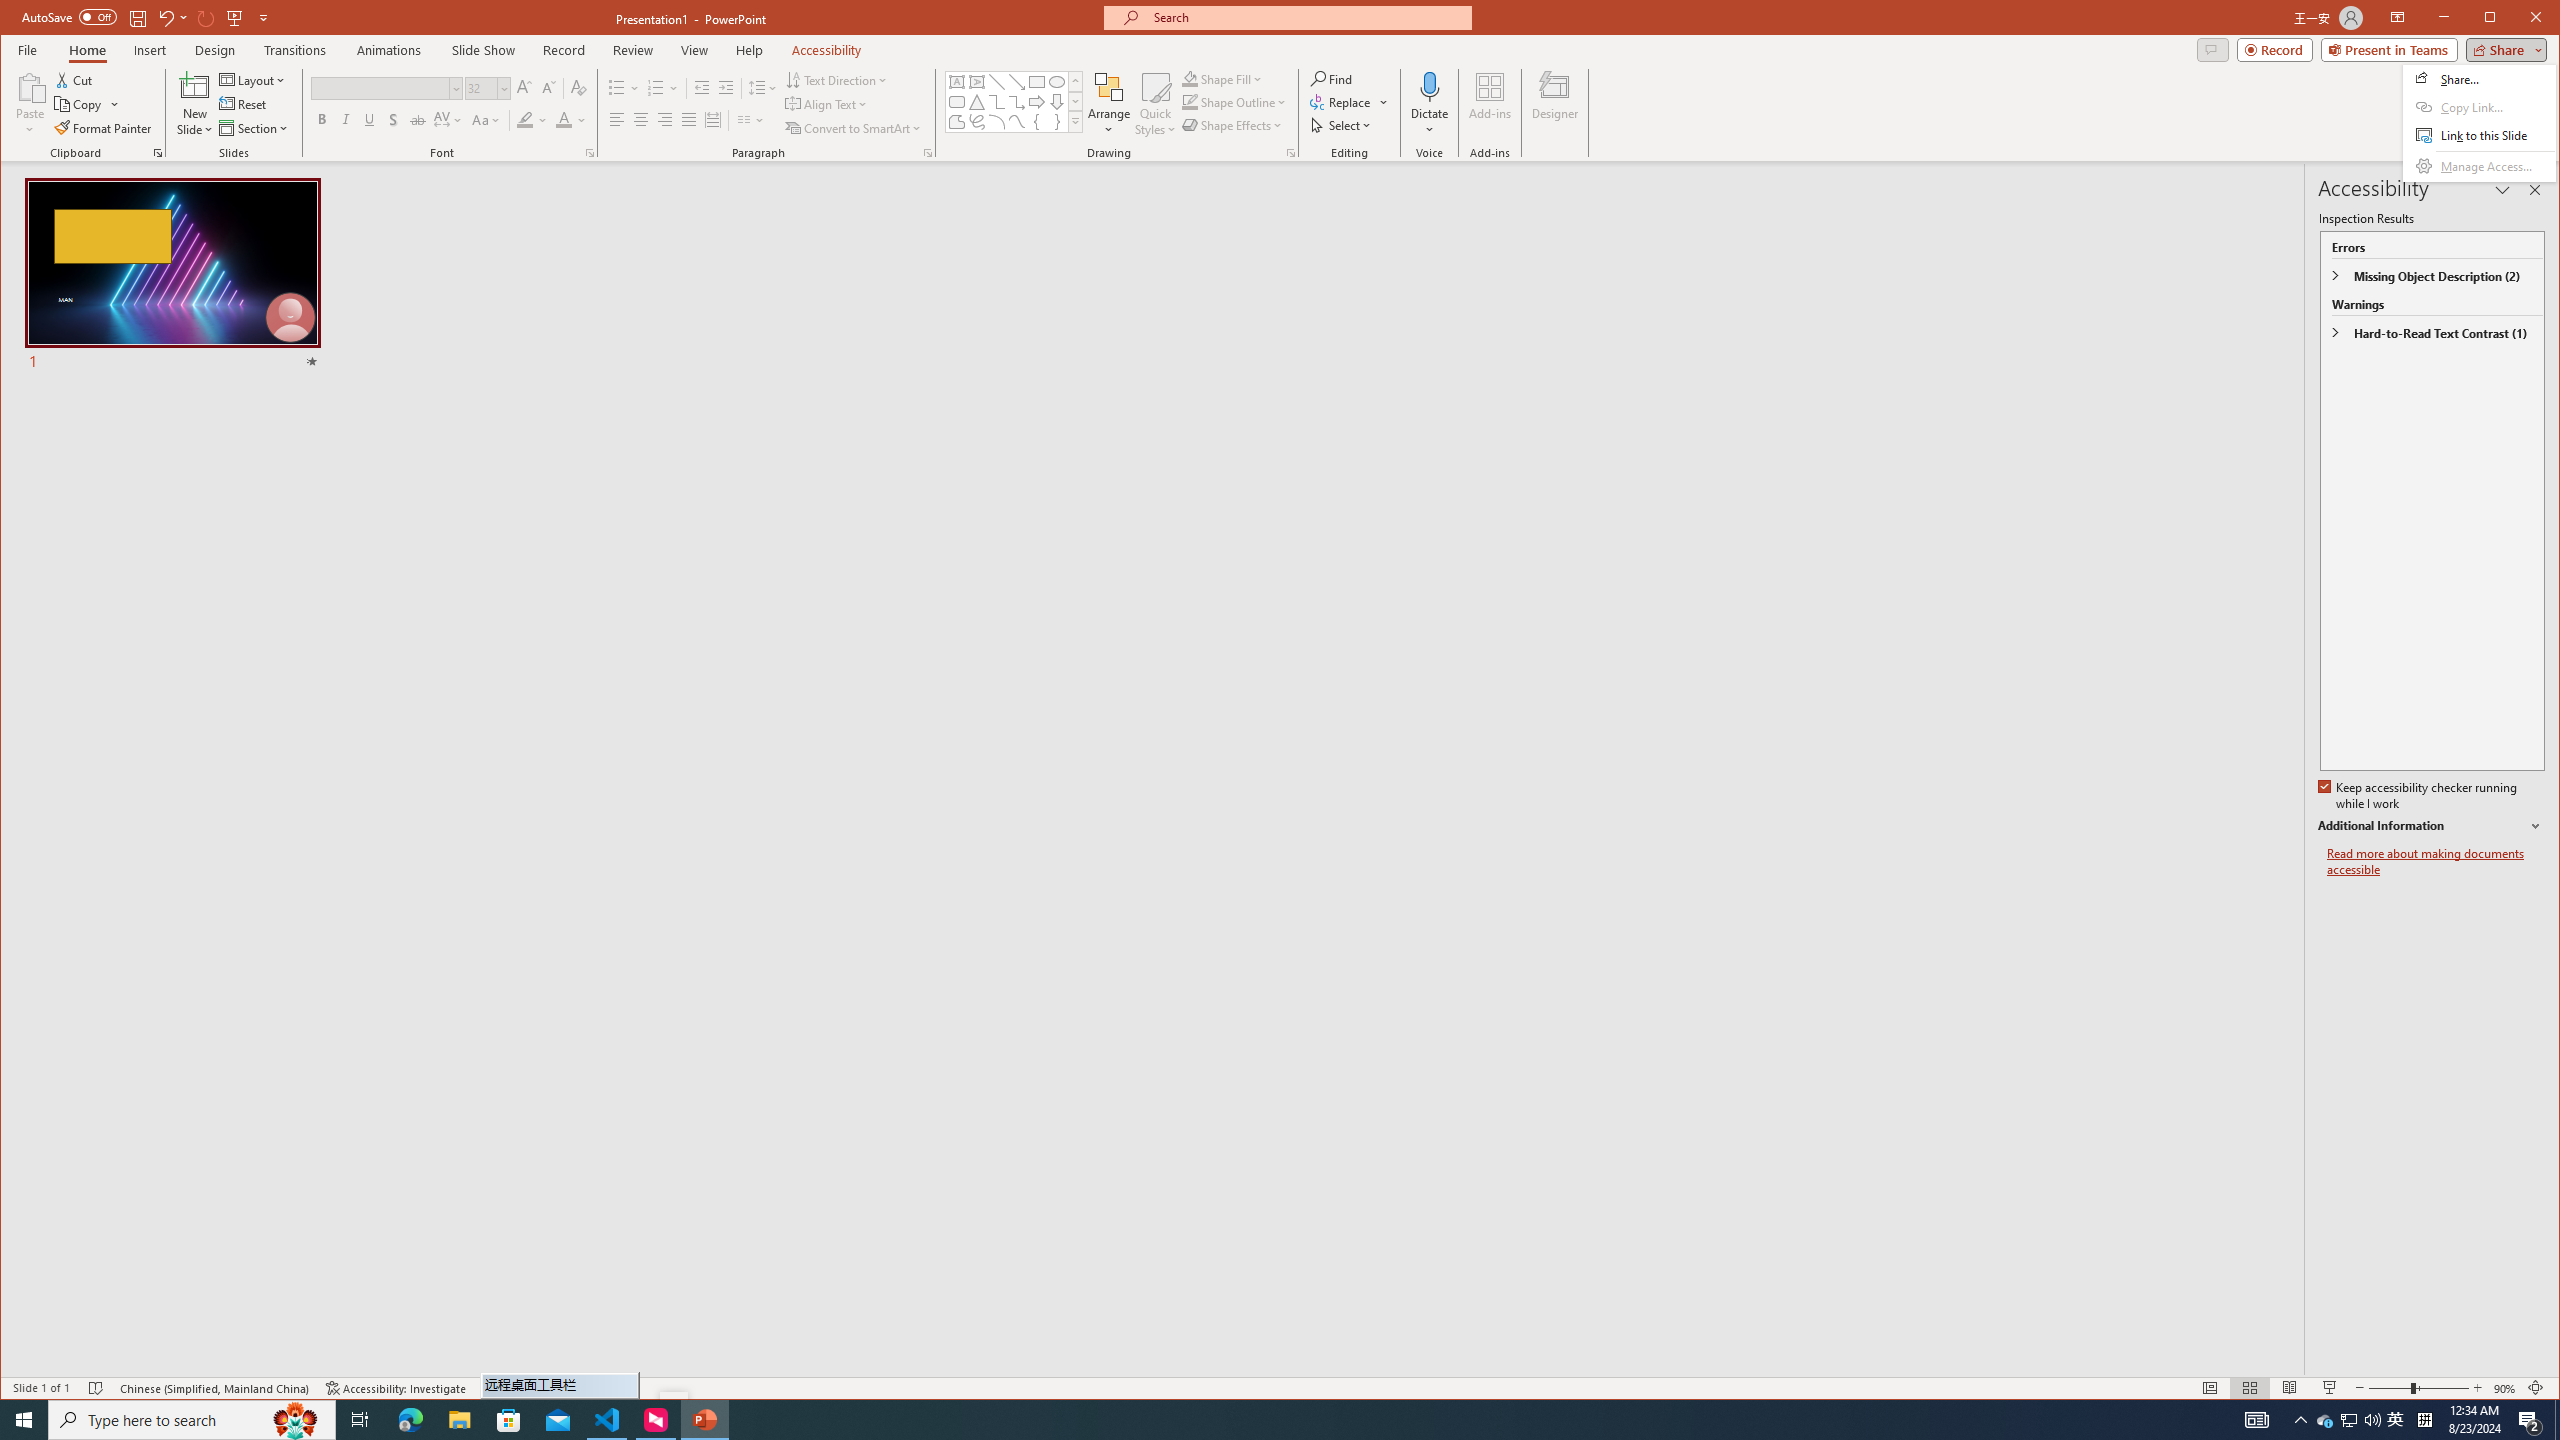 This screenshot has width=2560, height=1440. What do you see at coordinates (458, 1418) in the screenshot?
I see `'File Explorer'` at bounding box center [458, 1418].